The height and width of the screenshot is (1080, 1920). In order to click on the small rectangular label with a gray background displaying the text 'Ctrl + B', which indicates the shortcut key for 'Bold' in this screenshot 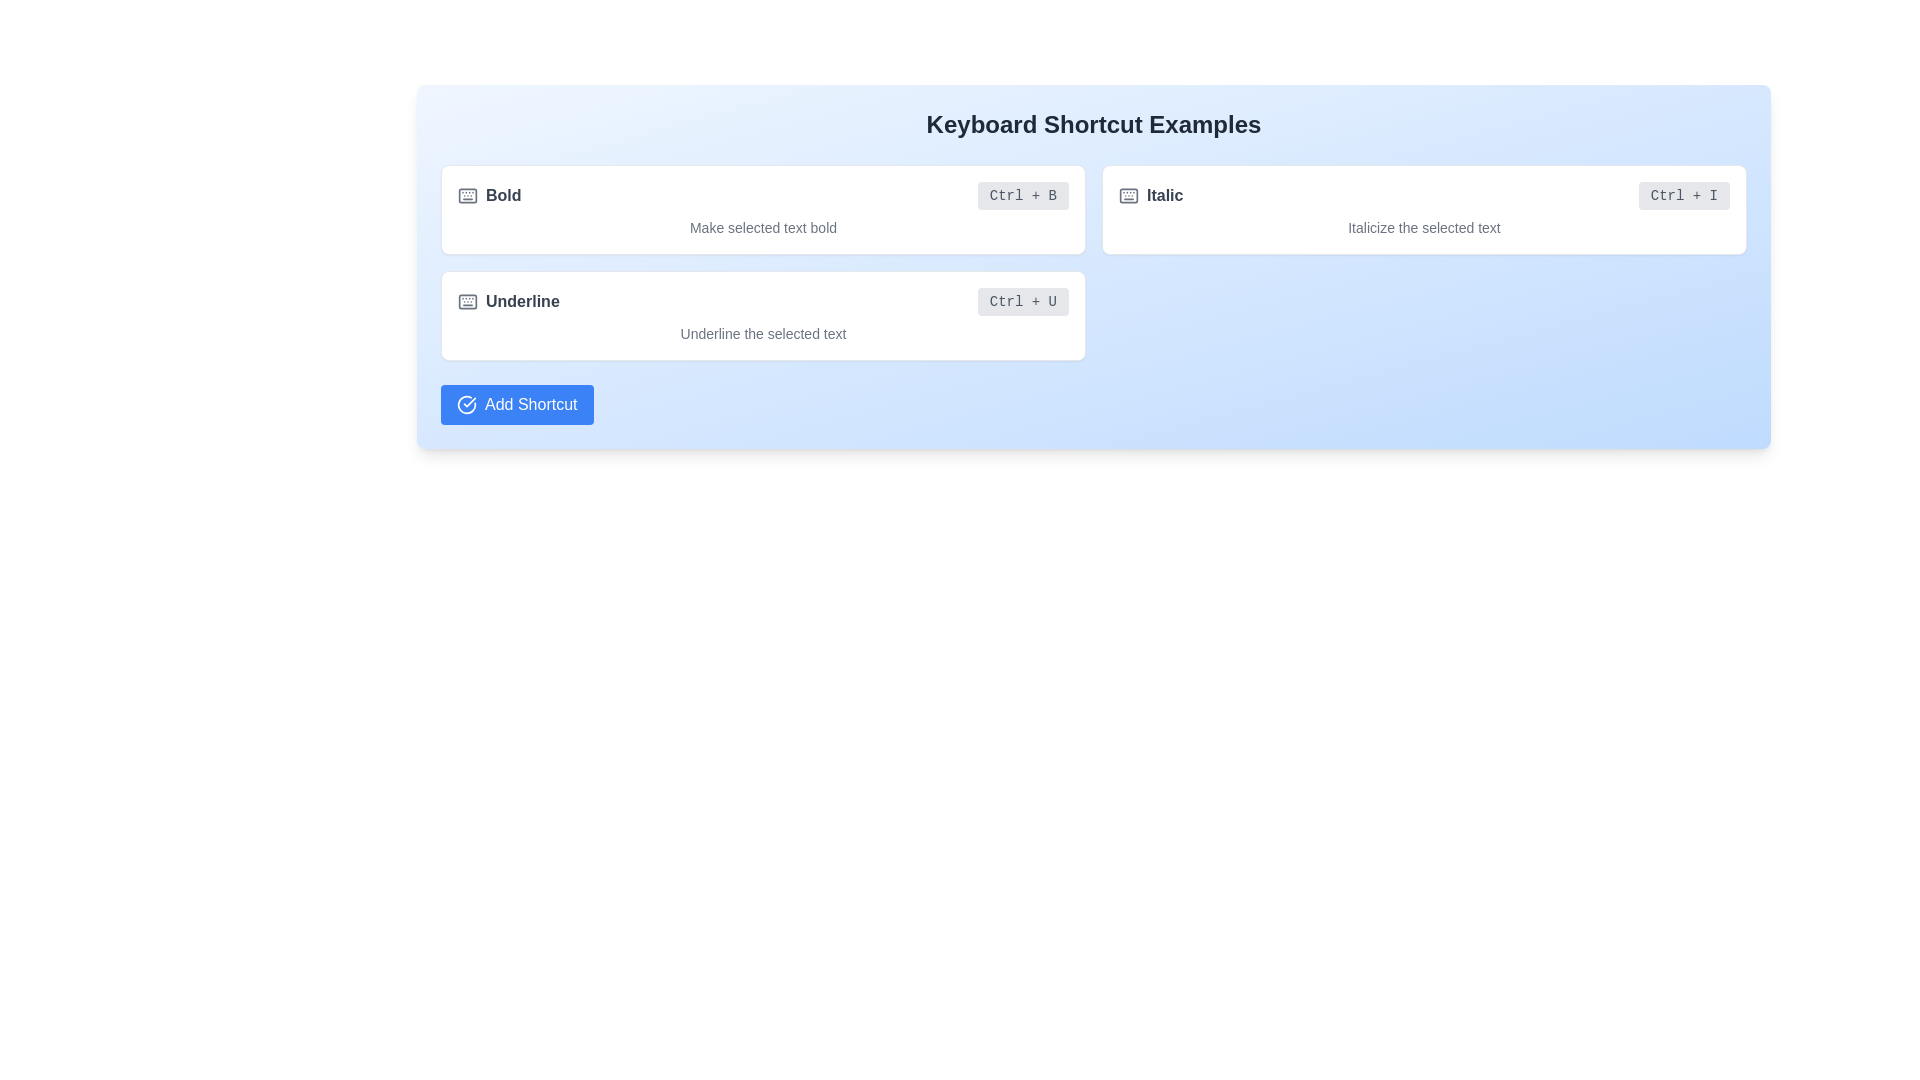, I will do `click(1023, 196)`.